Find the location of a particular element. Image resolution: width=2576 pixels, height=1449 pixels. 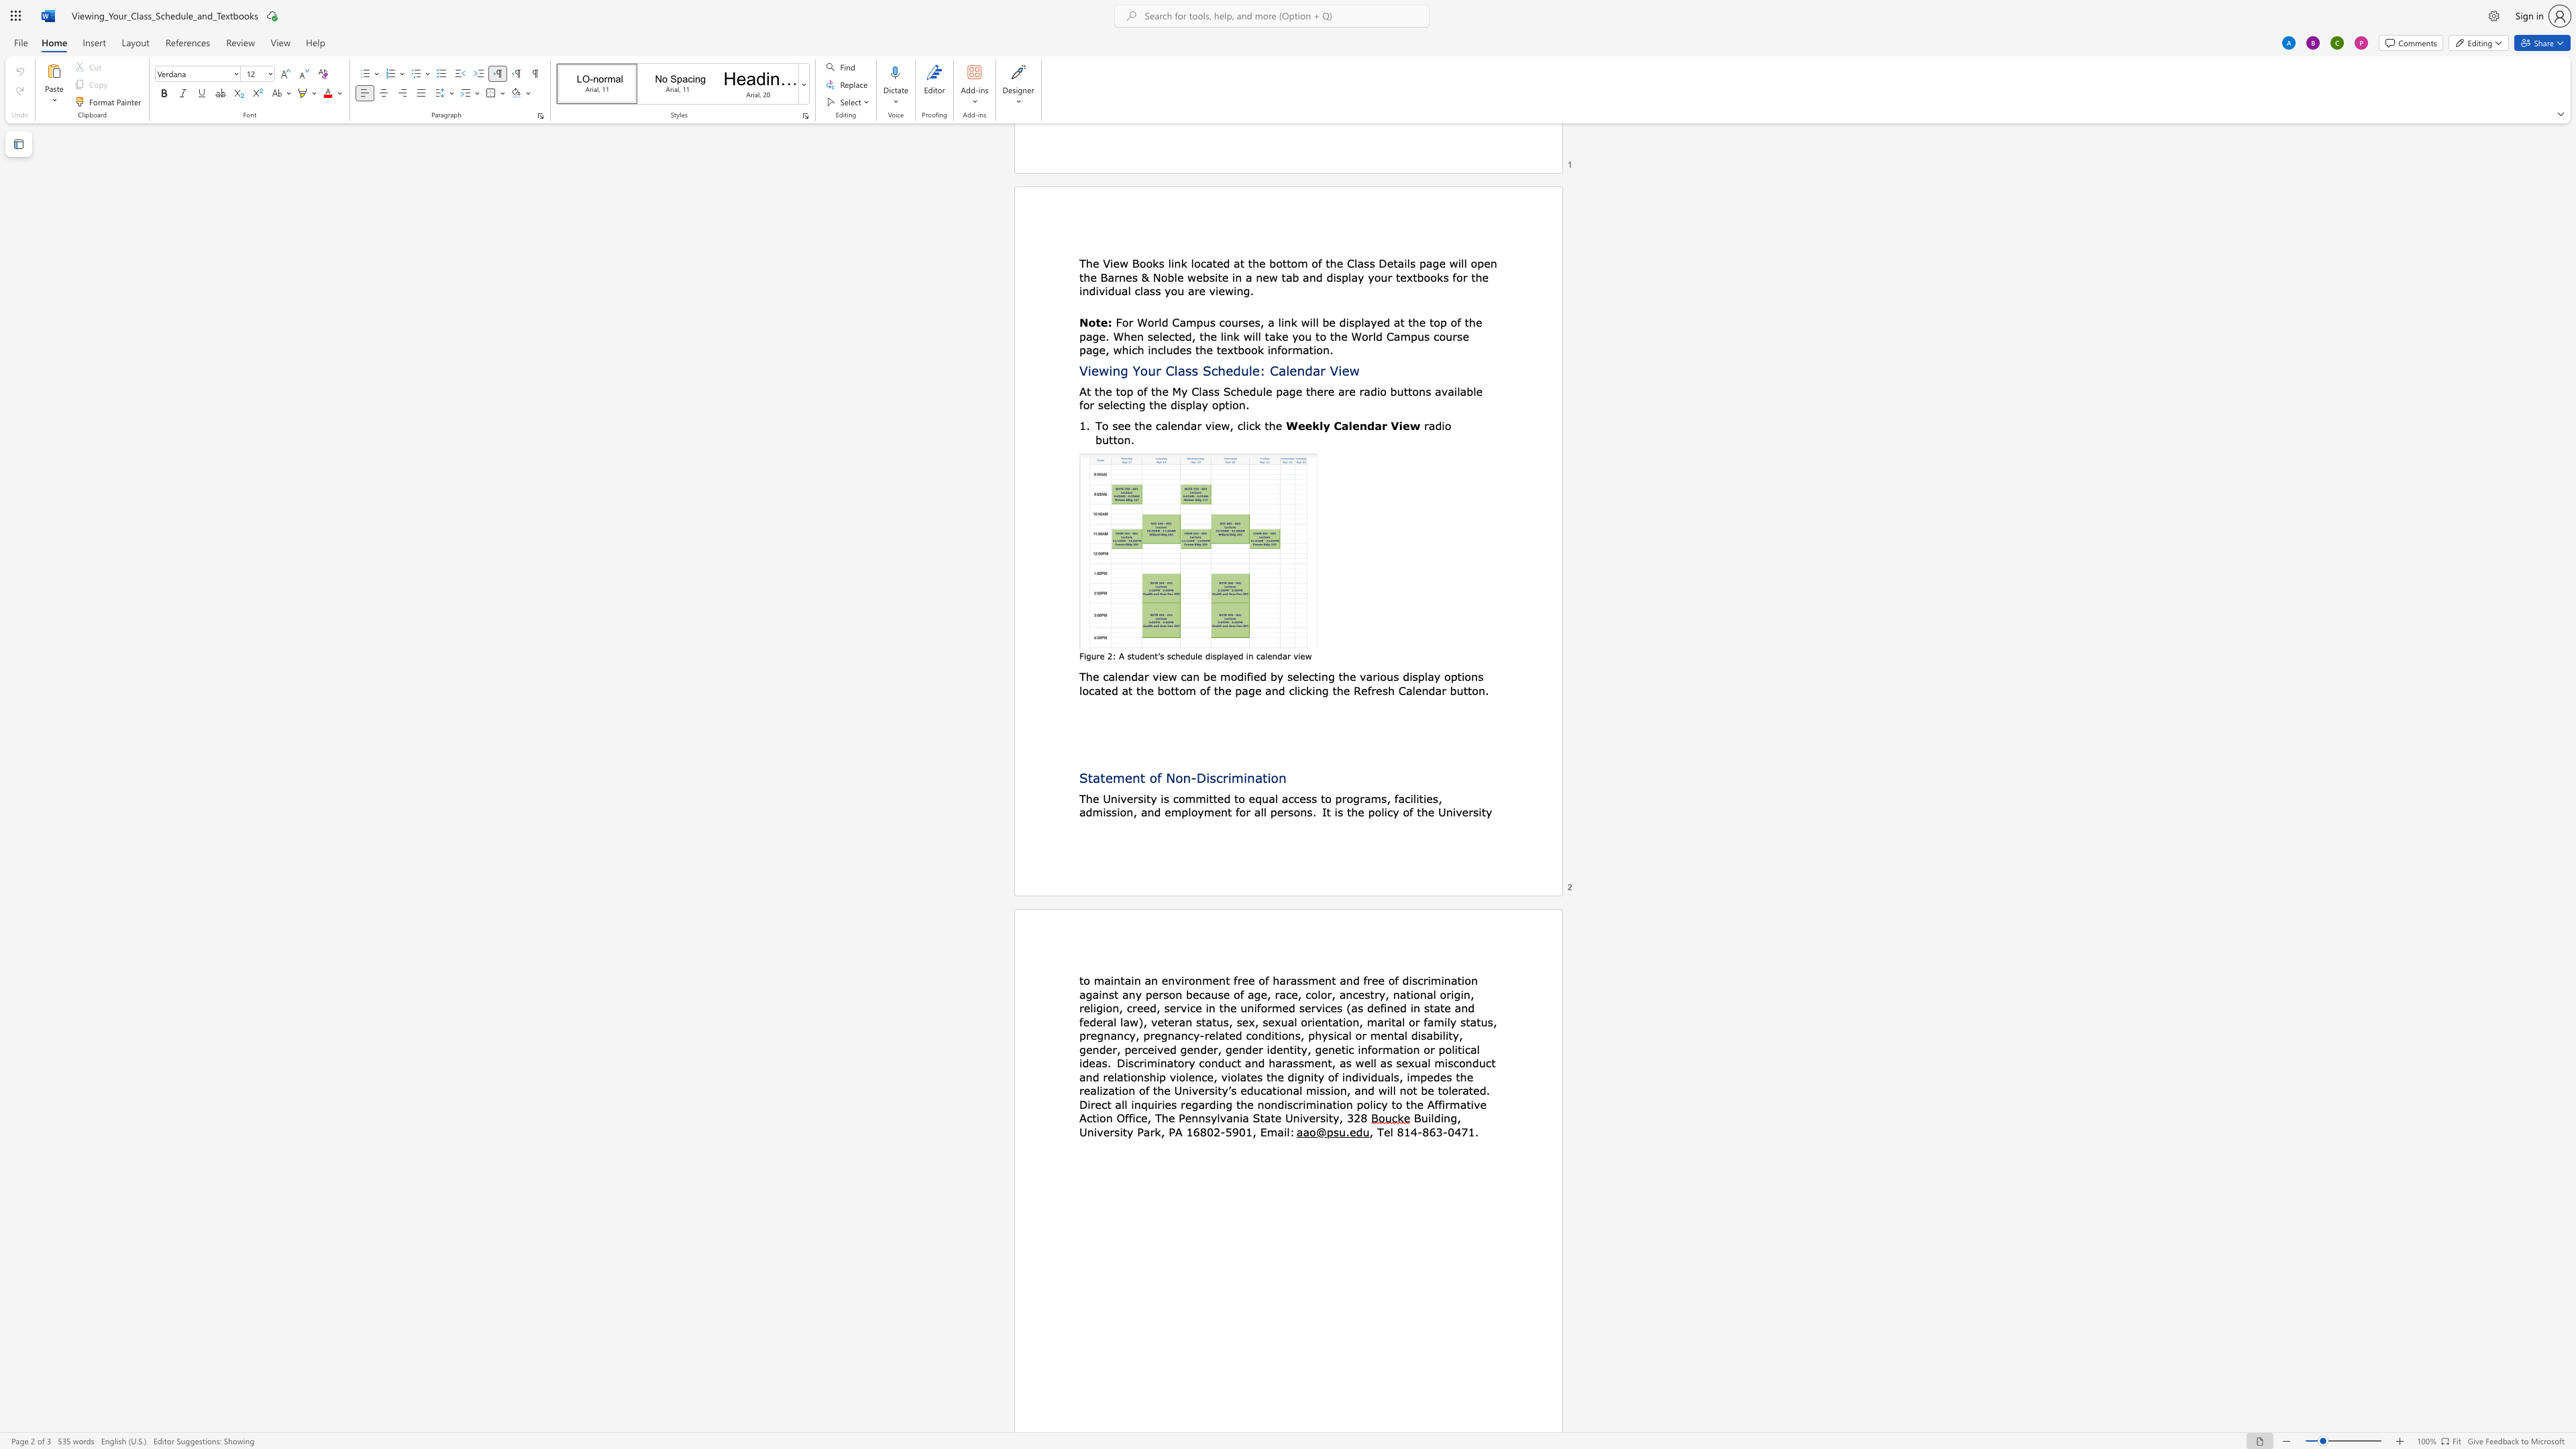

the 1th character "l" in the text is located at coordinates (1391, 1130).